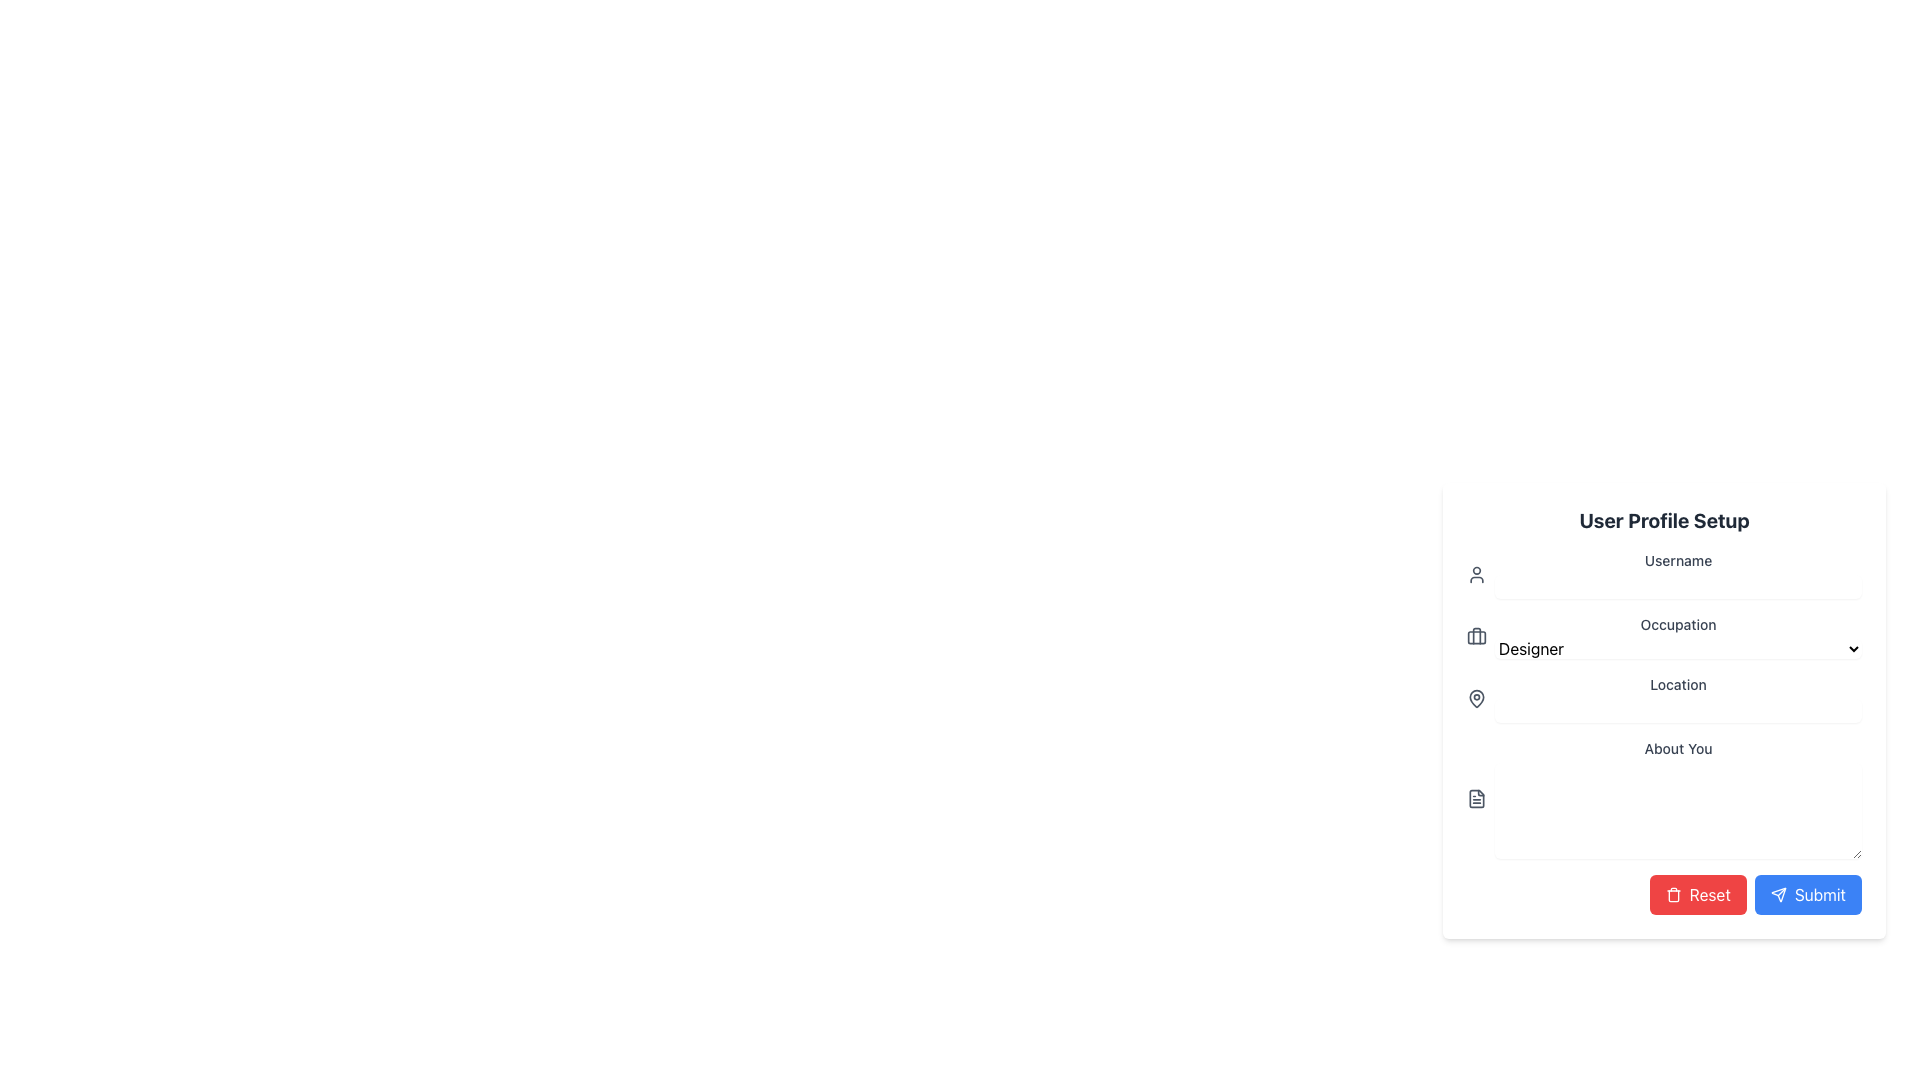 This screenshot has width=1920, height=1080. What do you see at coordinates (1678, 623) in the screenshot?
I see `the 'Occupation' text label in the 'User Profile Setup' section, which is styled in gray and positioned above the dropdown field` at bounding box center [1678, 623].